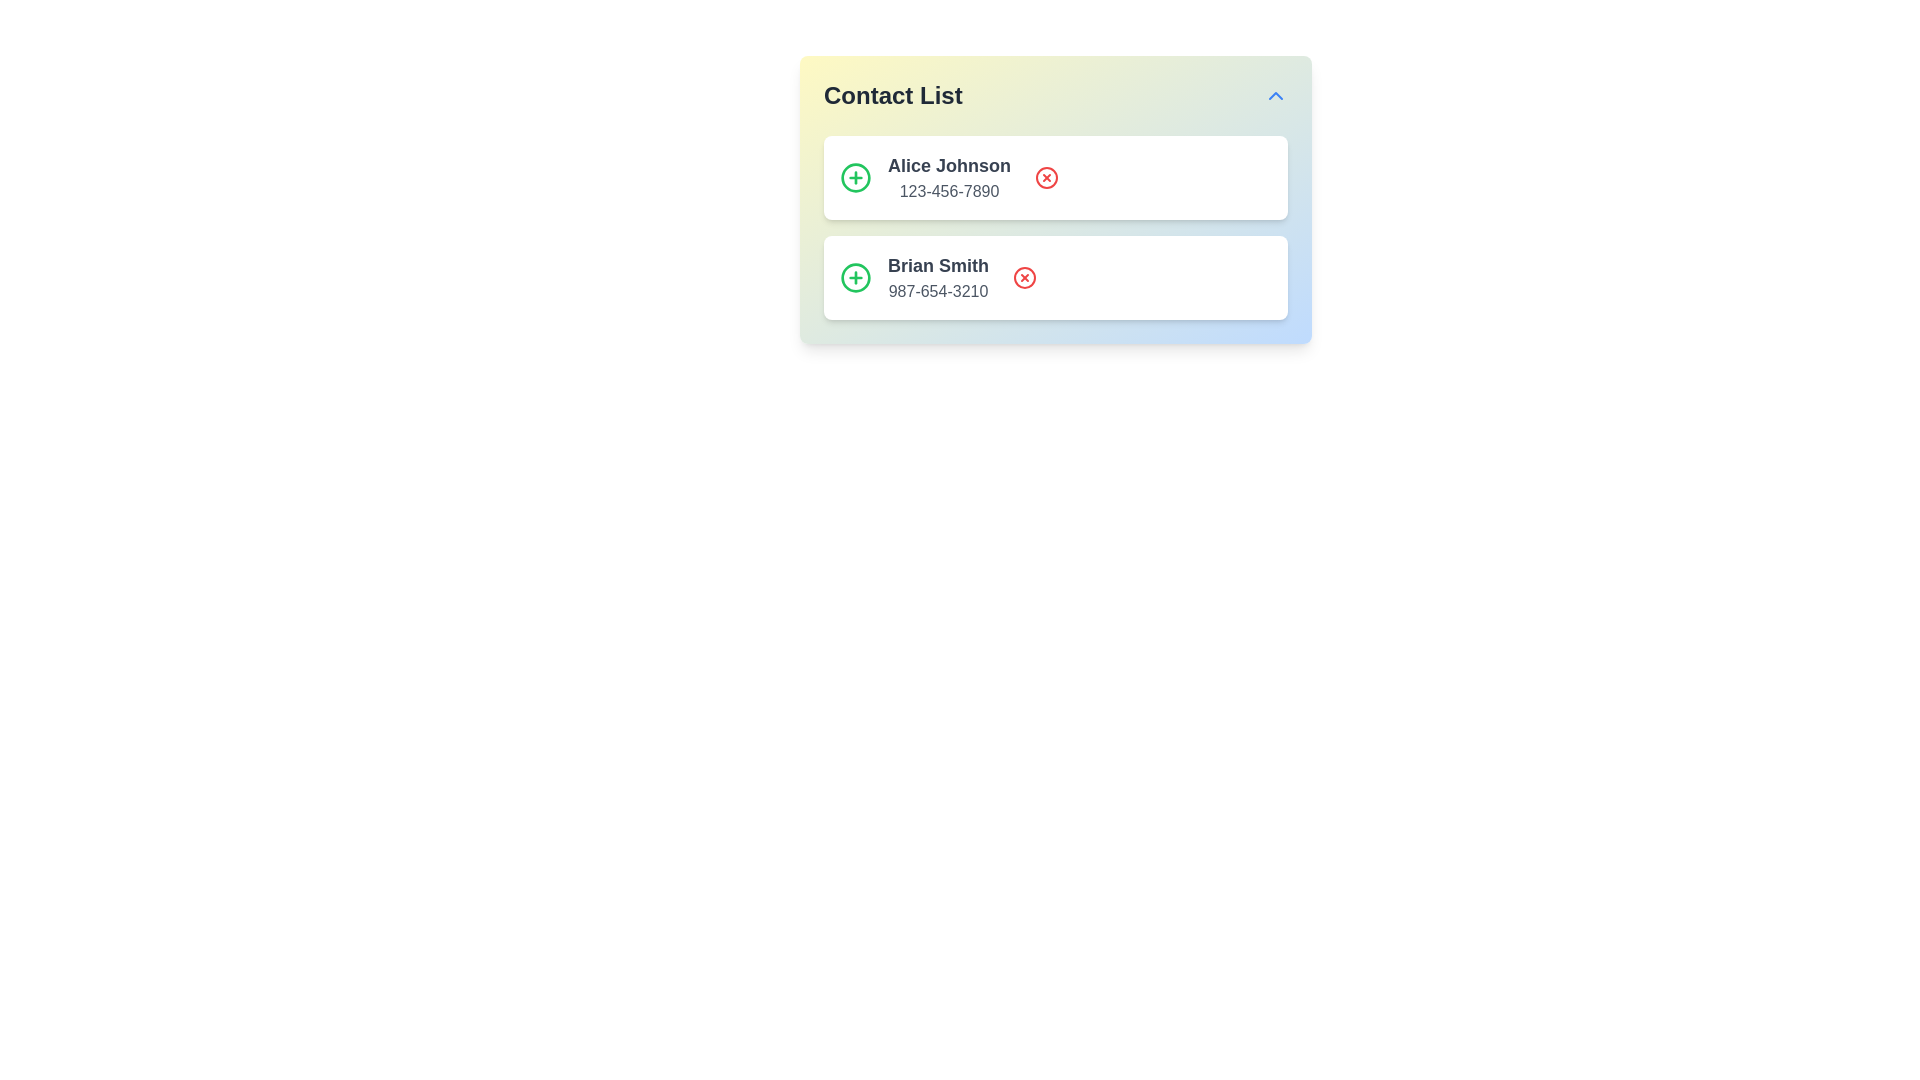 The height and width of the screenshot is (1080, 1920). What do you see at coordinates (948, 176) in the screenshot?
I see `the adjacent green '+' icon and the red 'x' icon next to the contact 'Alice Johnson' in the first entry of the 'Contact List'` at bounding box center [948, 176].